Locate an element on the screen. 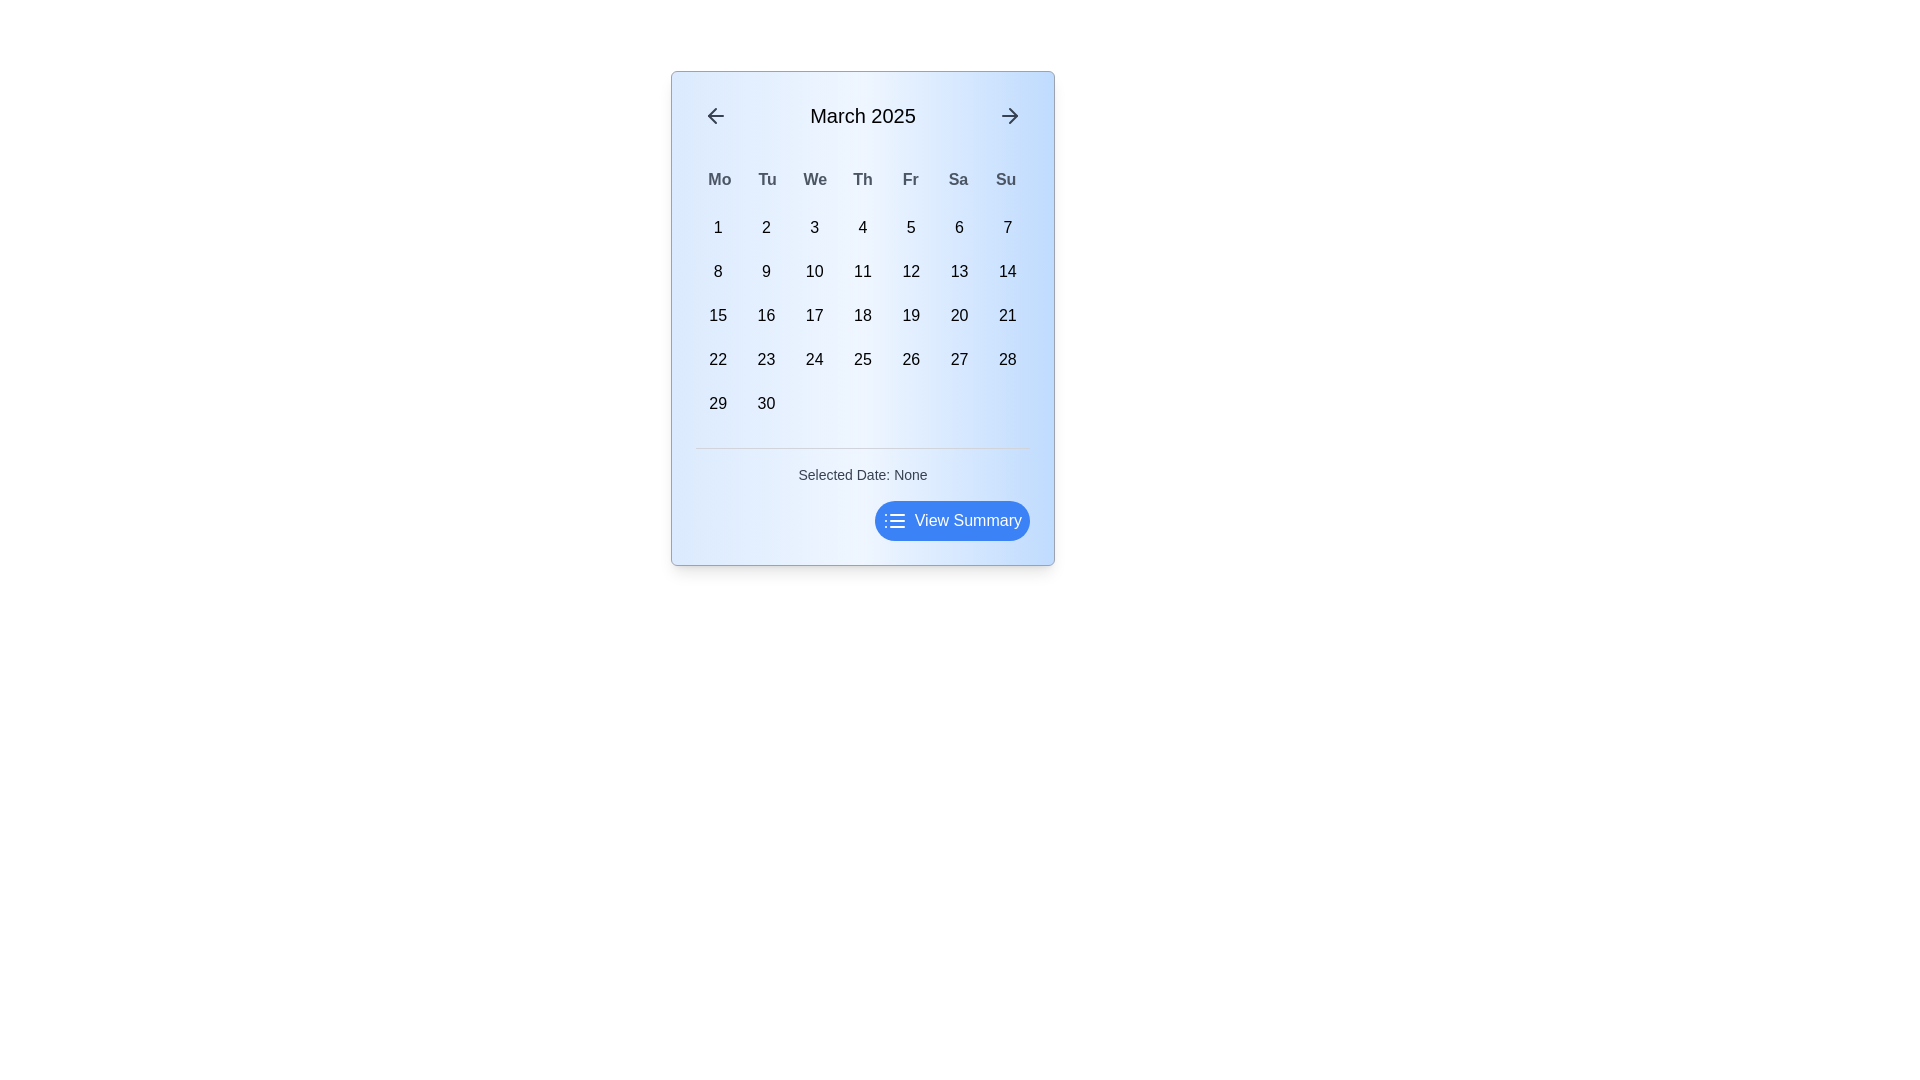  the blue rounded button labeled 'View Summary' located in the bottom-right corner of the calendar widget is located at coordinates (951, 519).